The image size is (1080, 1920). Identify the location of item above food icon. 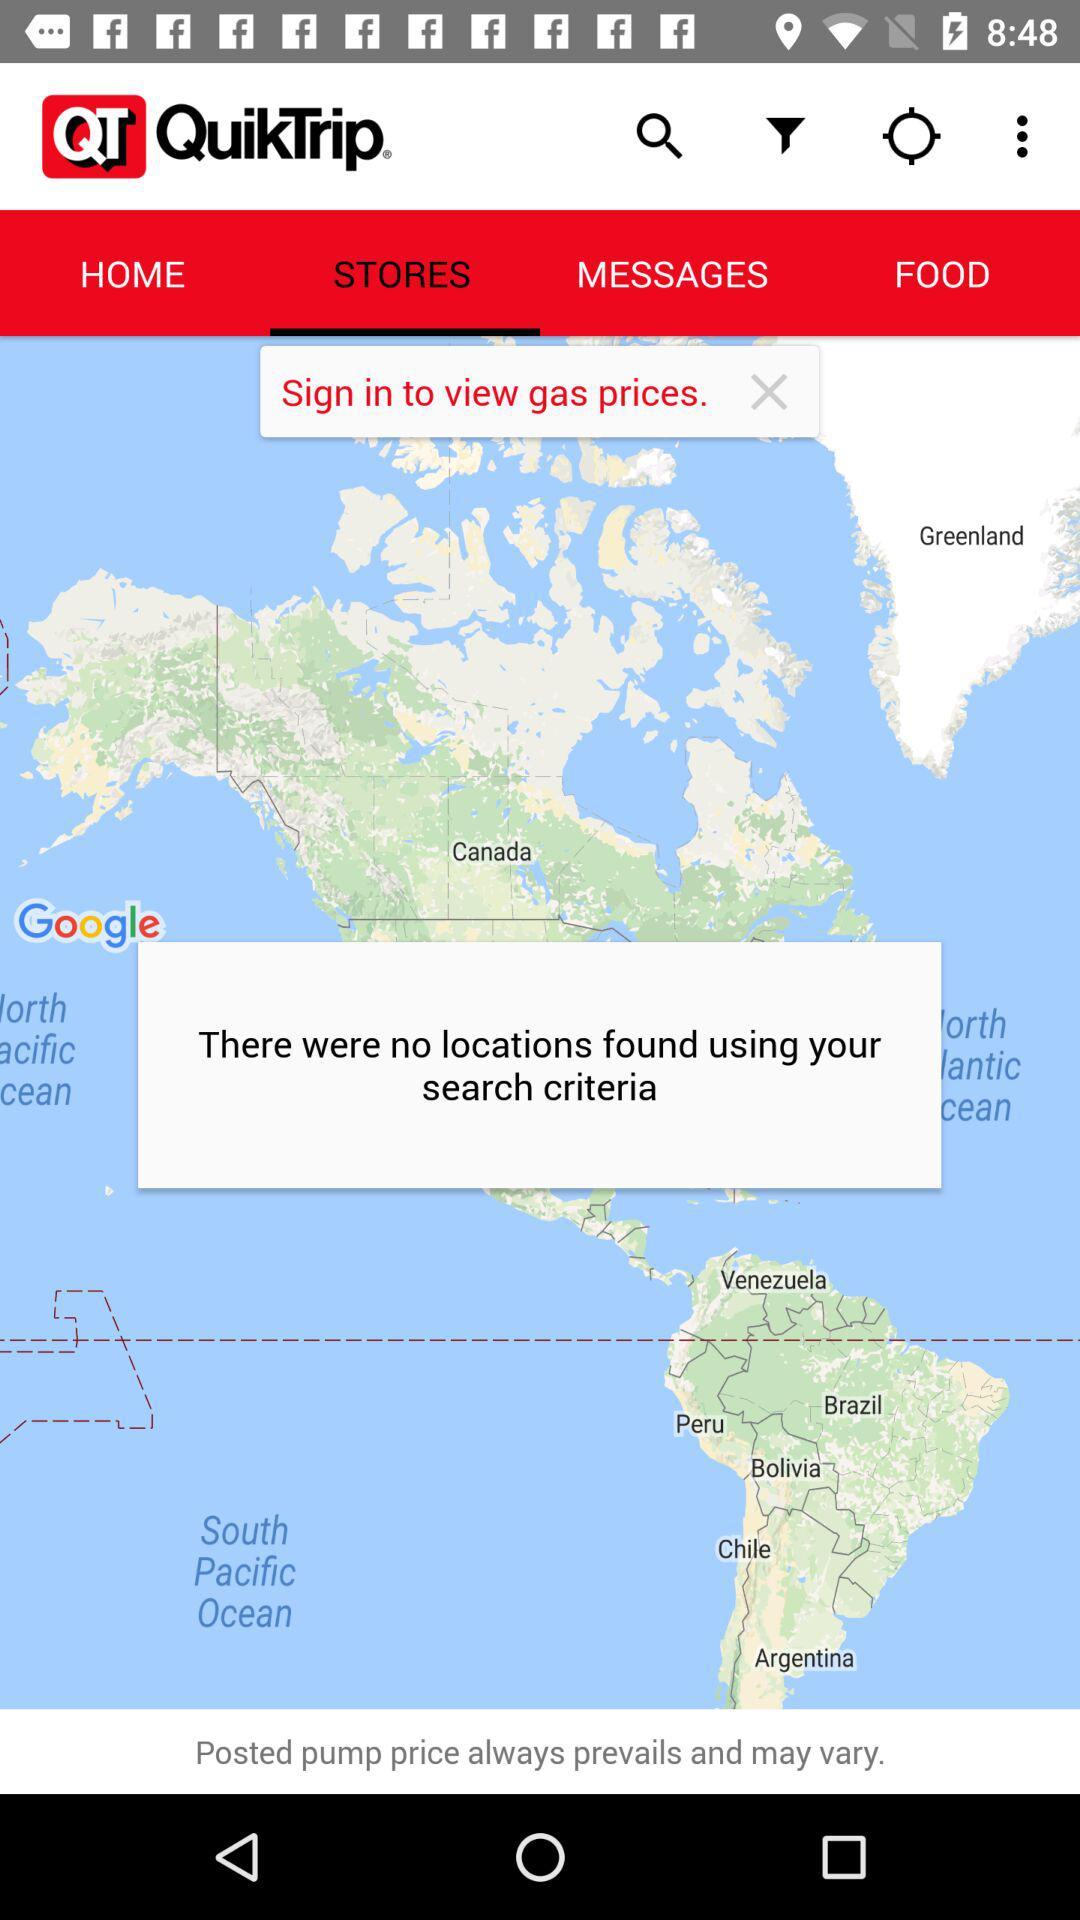
(911, 135).